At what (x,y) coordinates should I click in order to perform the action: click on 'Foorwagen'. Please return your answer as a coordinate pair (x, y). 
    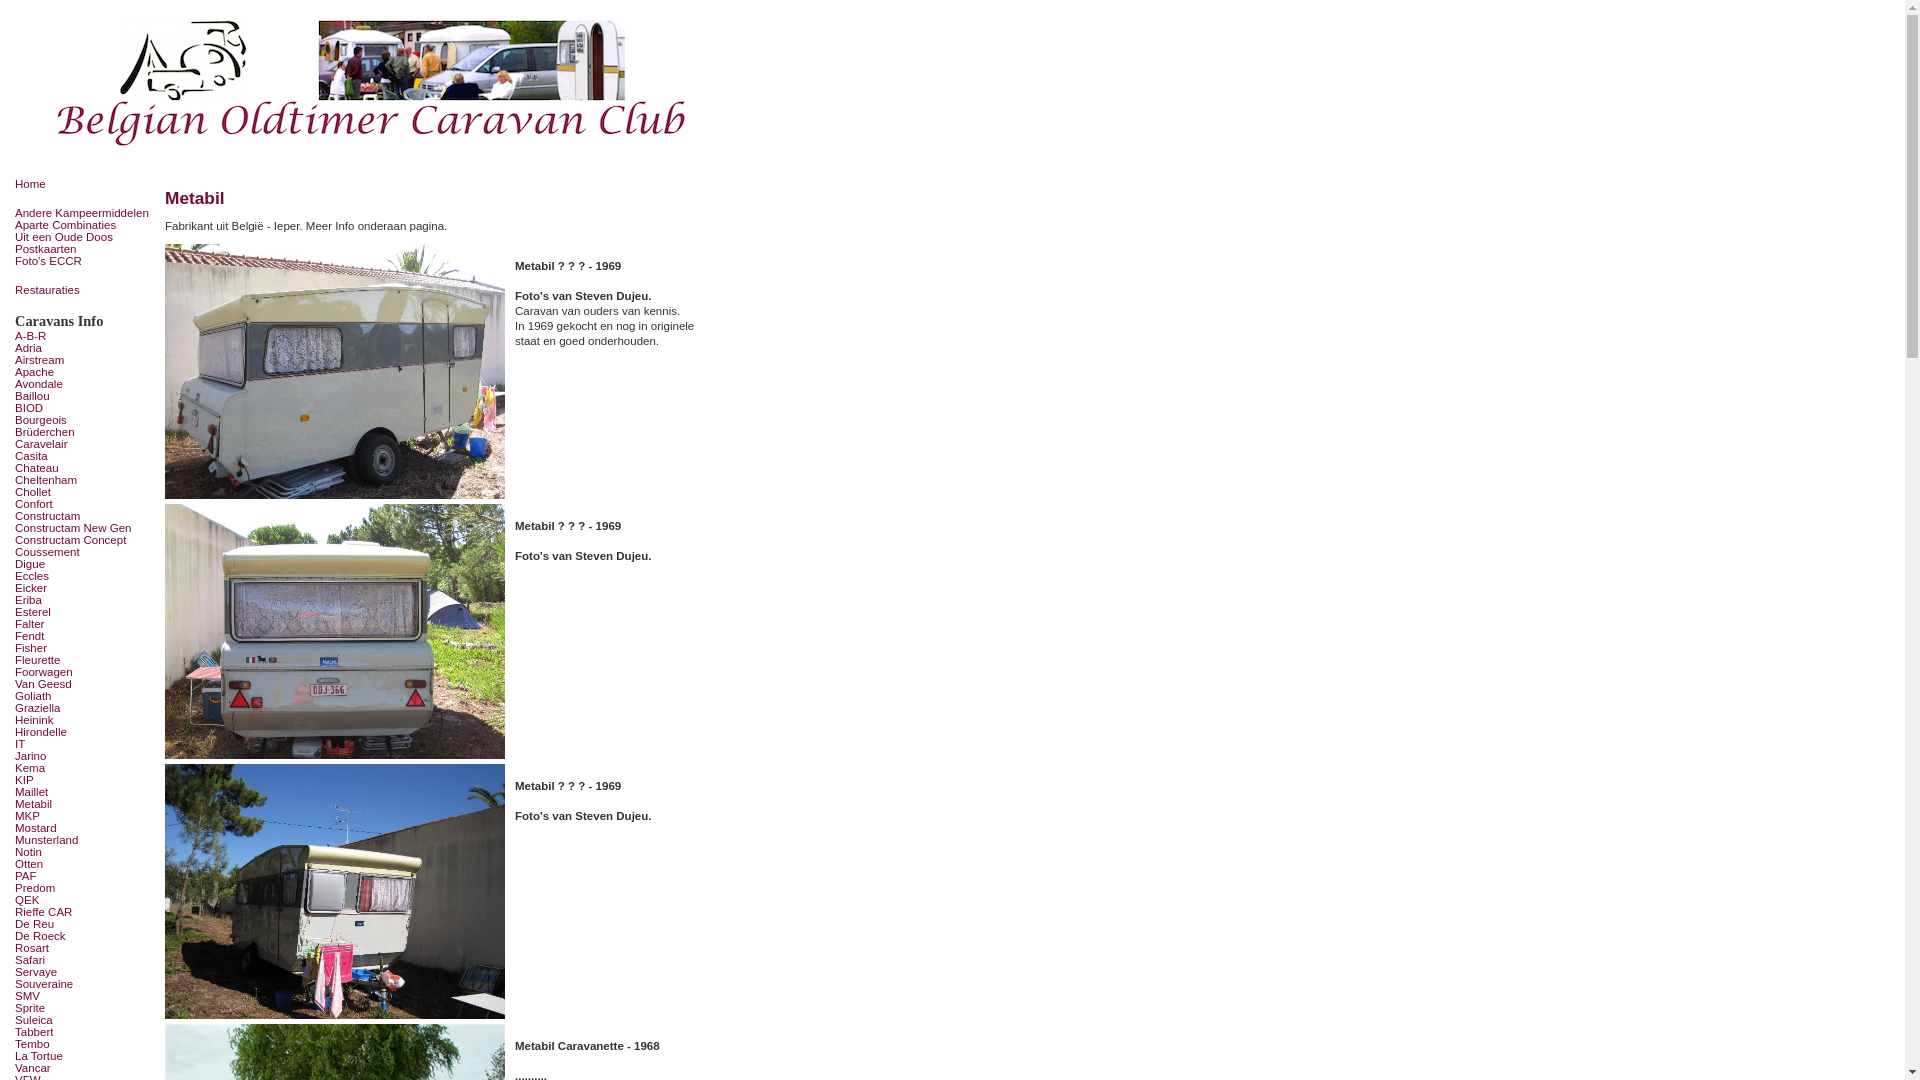
    Looking at the image, I should click on (84, 671).